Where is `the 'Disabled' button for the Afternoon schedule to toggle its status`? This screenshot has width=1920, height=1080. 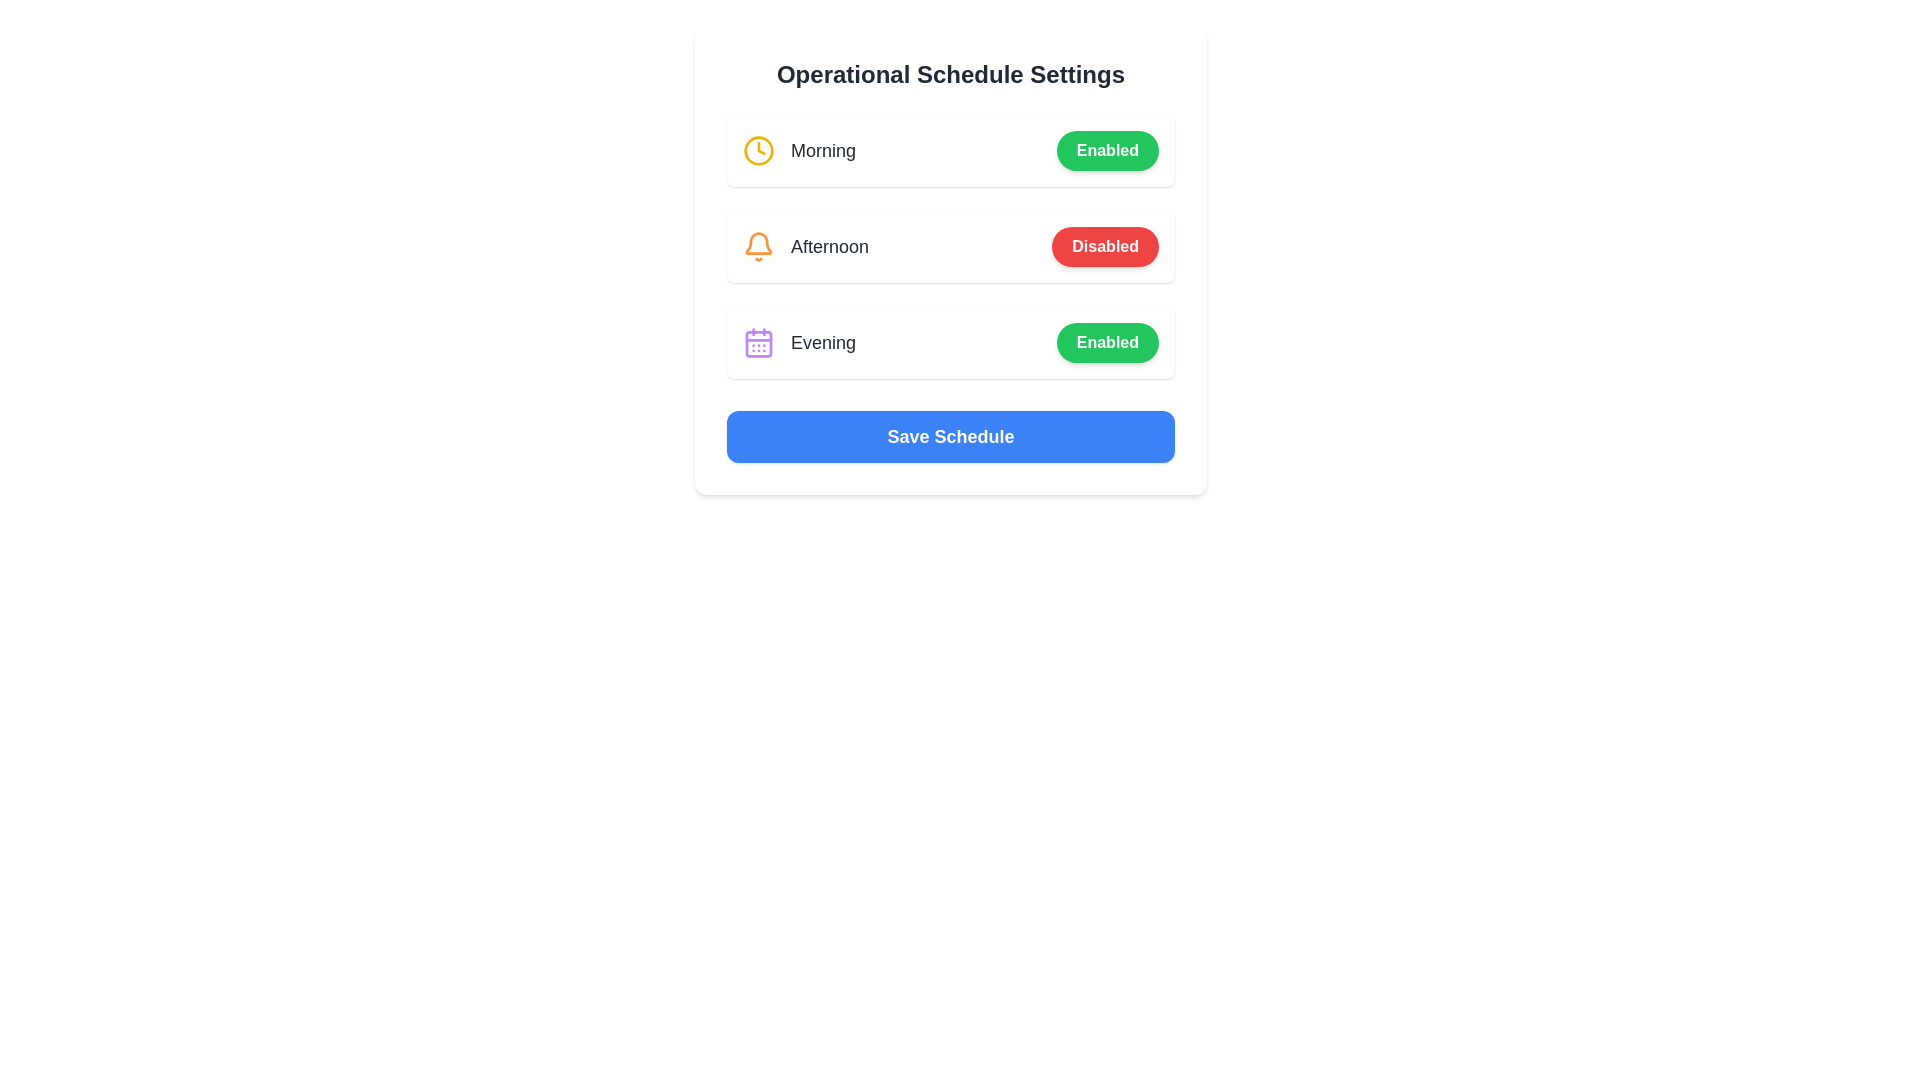
the 'Disabled' button for the Afternoon schedule to toggle its status is located at coordinates (1104, 245).